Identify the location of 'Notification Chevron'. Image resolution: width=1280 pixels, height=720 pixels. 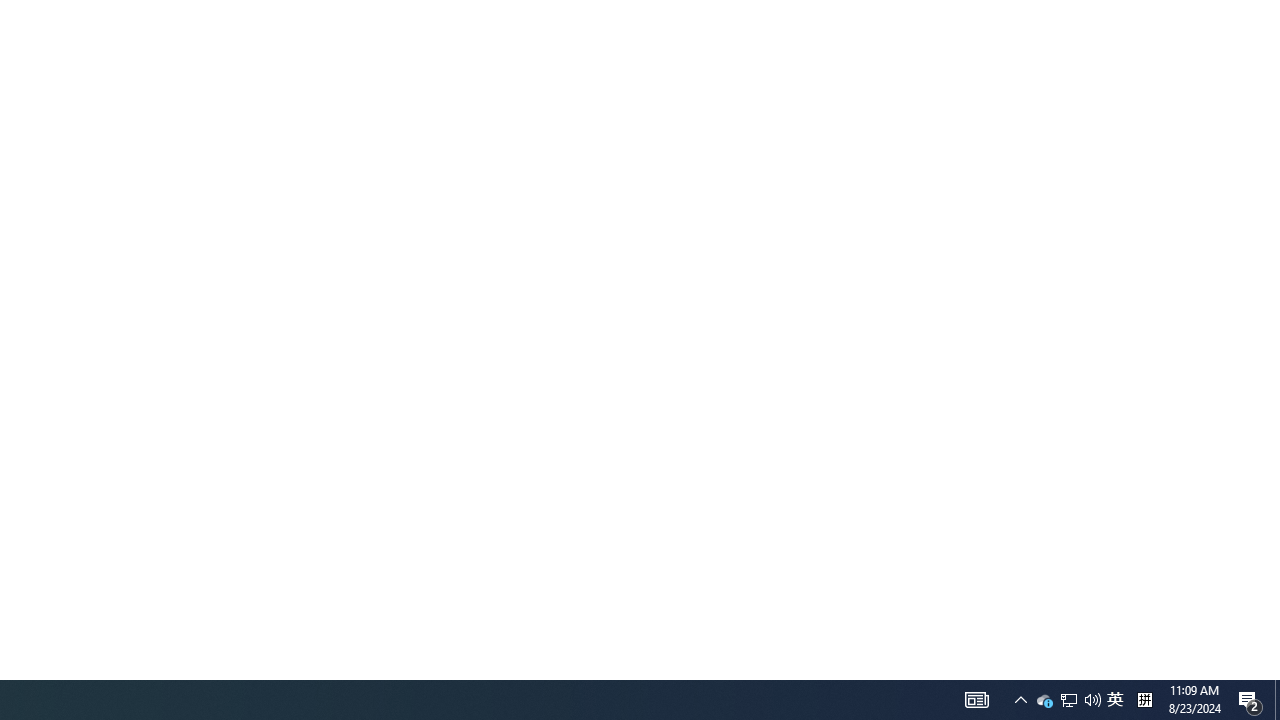
(1067, 698).